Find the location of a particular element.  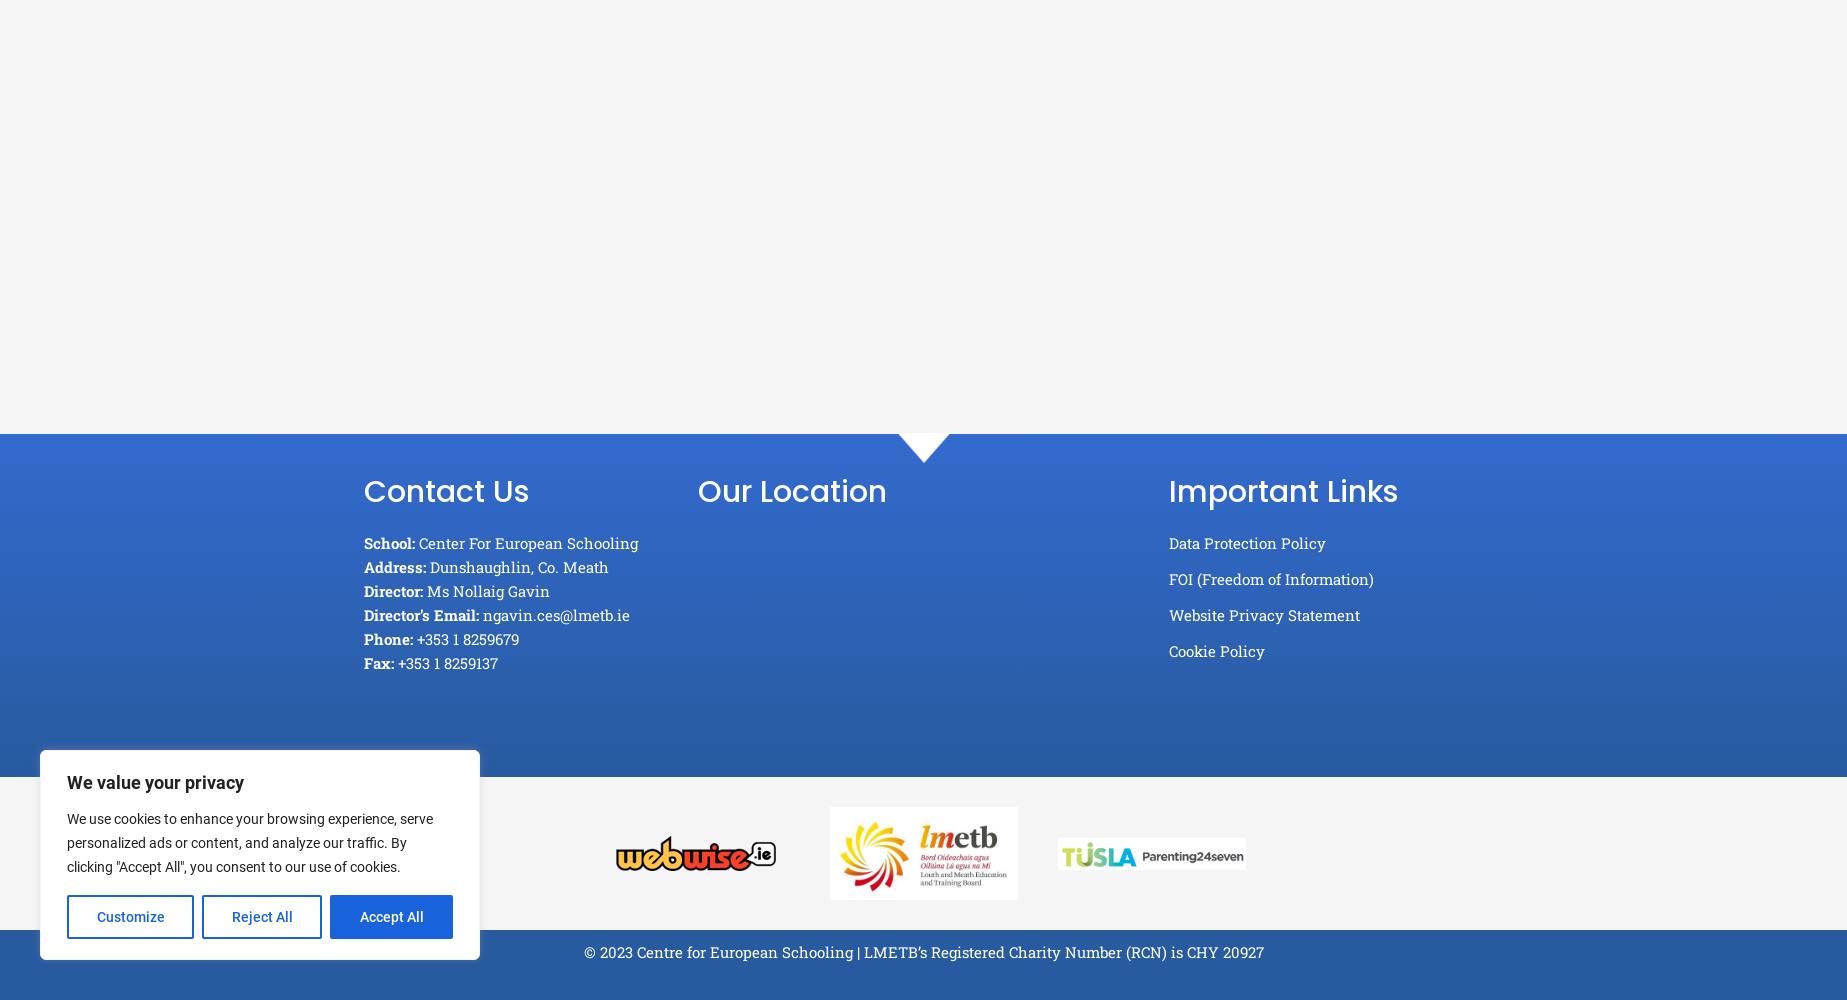

'Address:' is located at coordinates (393, 566).